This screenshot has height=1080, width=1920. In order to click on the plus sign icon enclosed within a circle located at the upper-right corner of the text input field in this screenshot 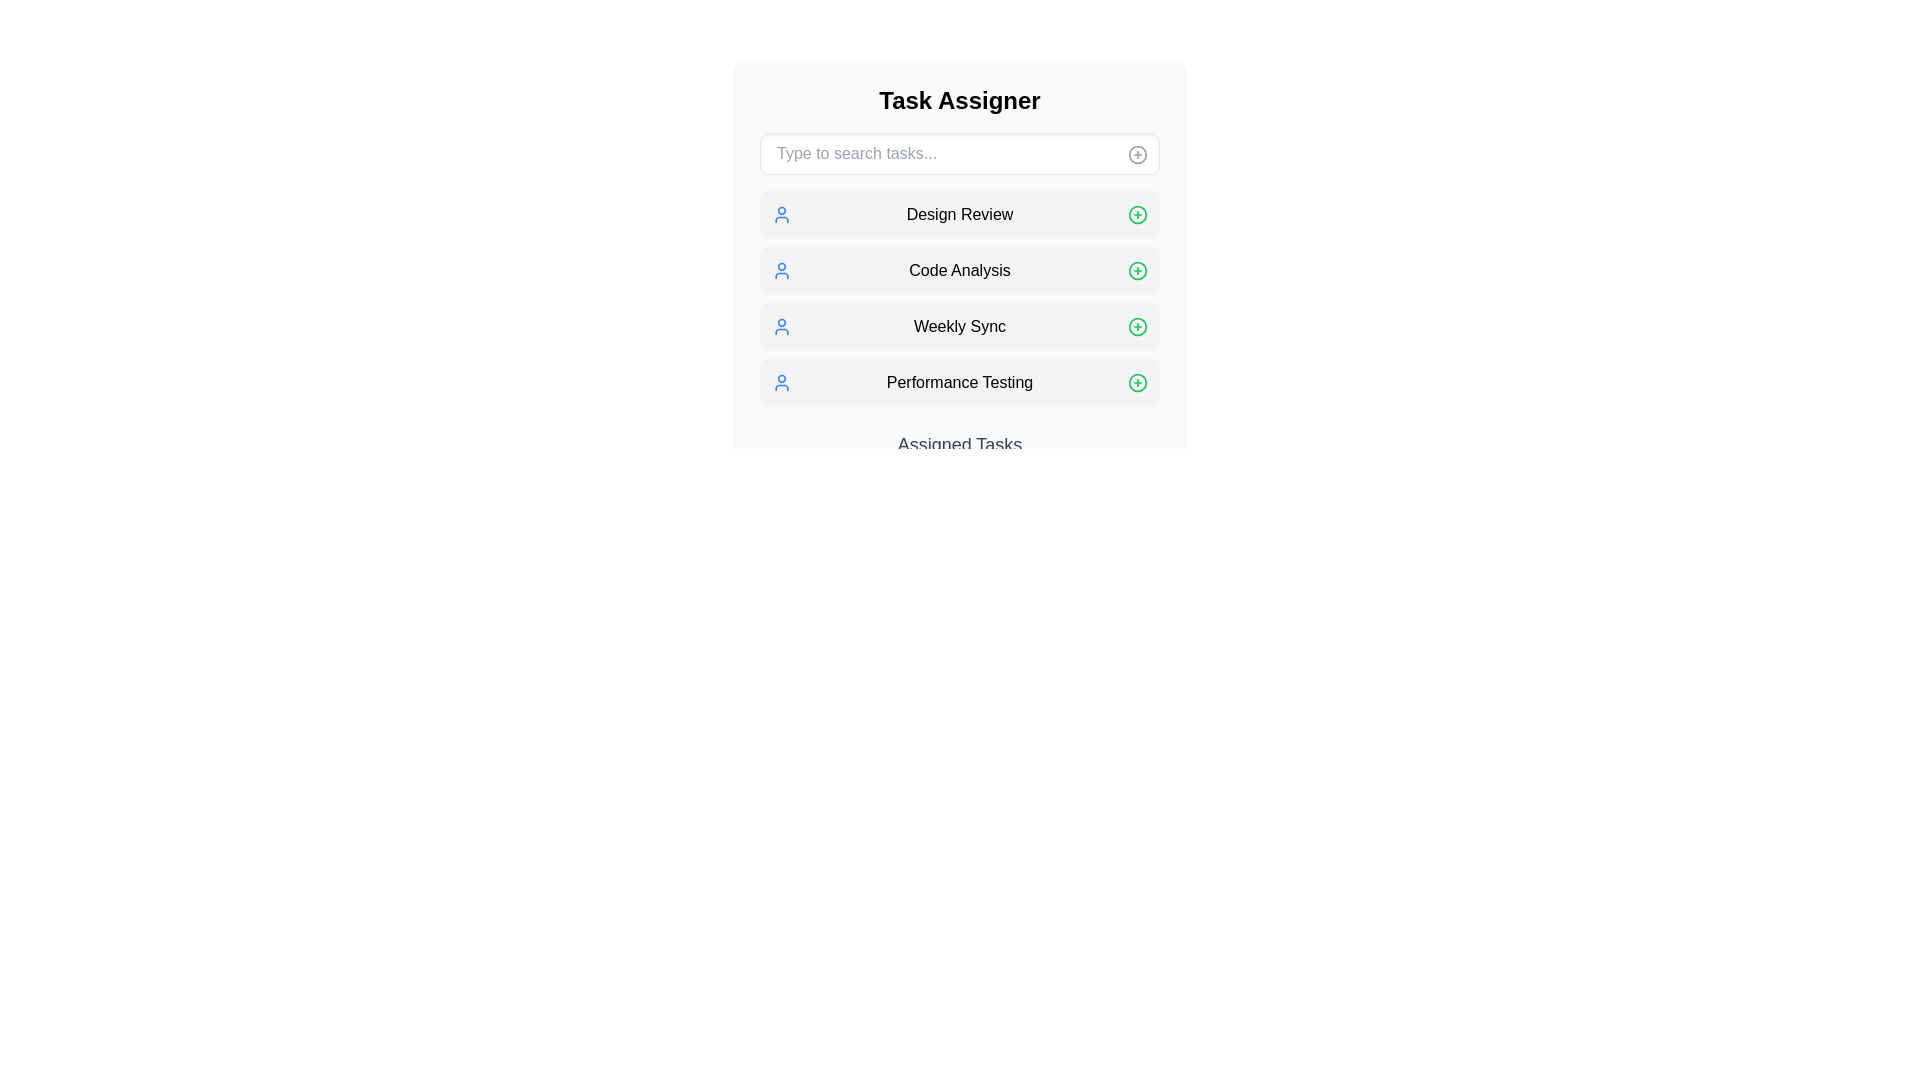, I will do `click(1137, 153)`.